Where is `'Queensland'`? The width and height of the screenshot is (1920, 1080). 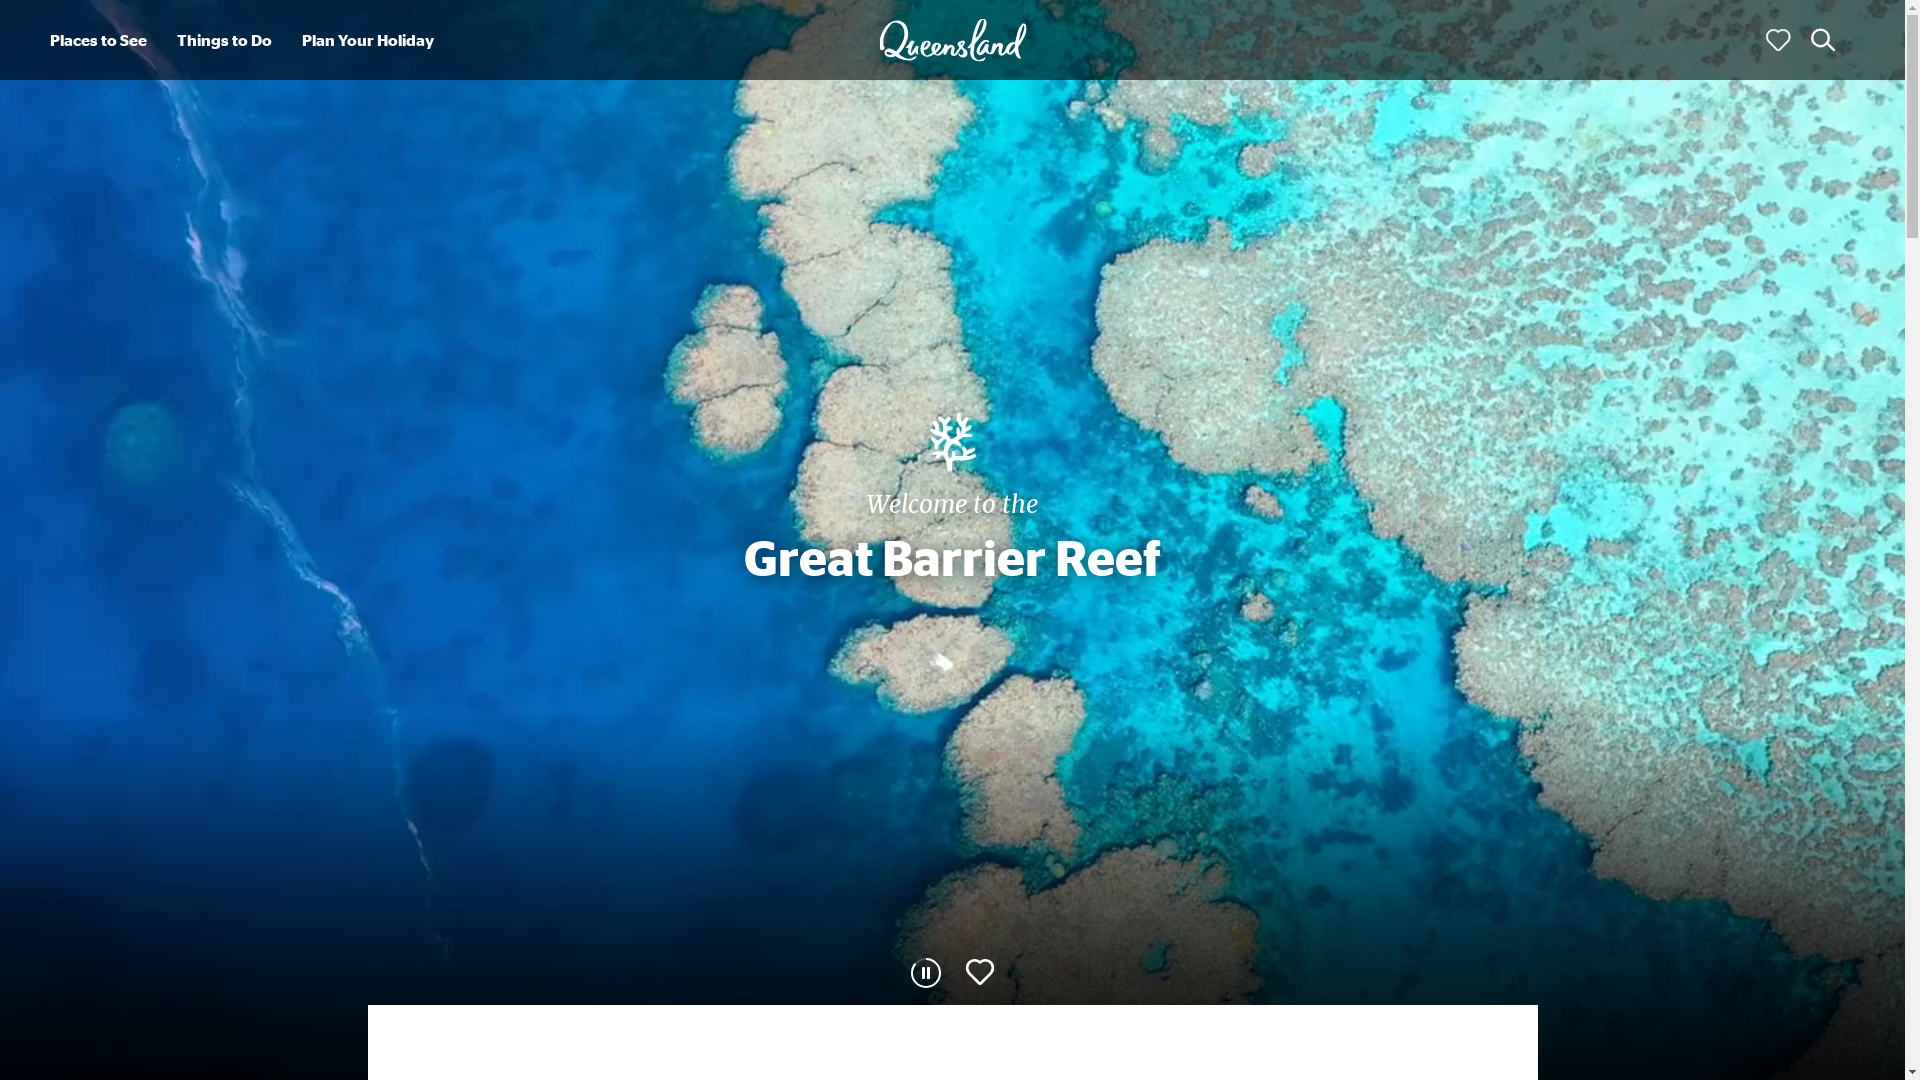 'Queensland' is located at coordinates (951, 39).